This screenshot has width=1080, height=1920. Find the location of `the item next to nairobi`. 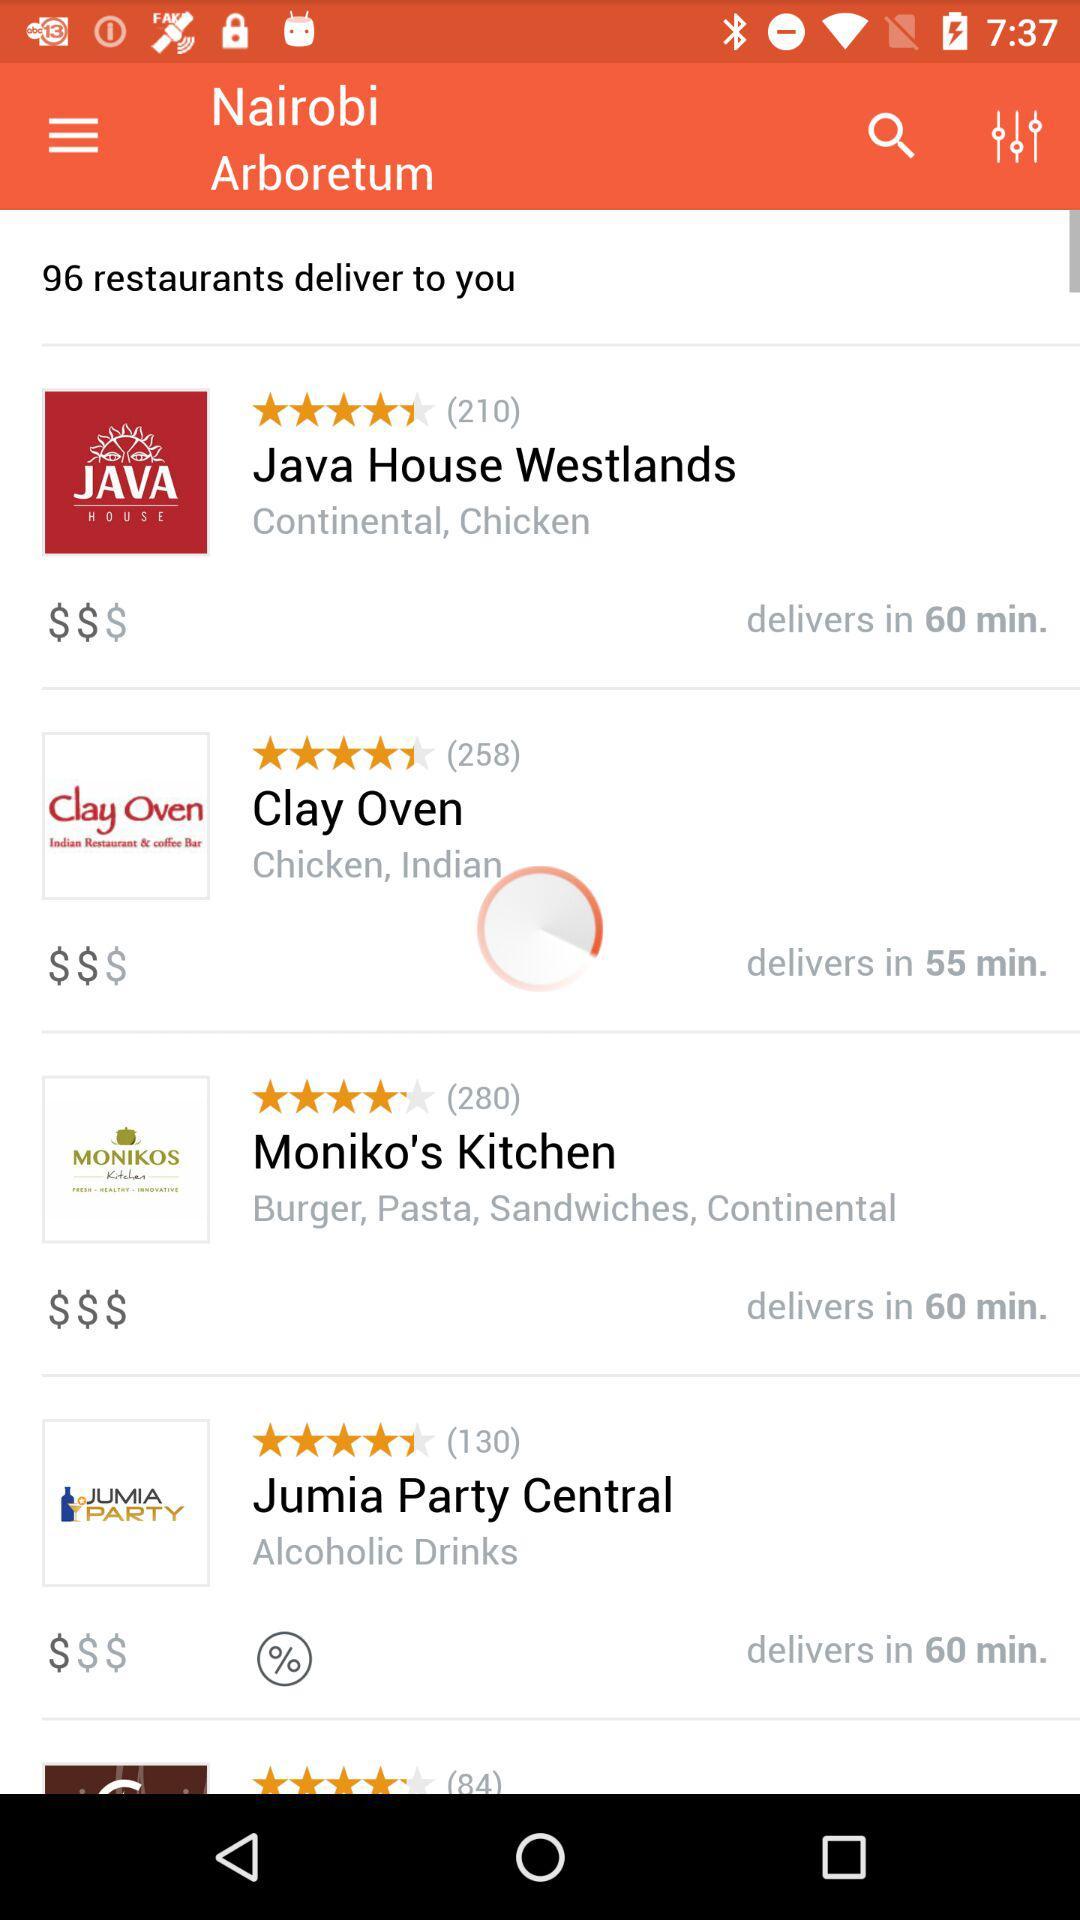

the item next to nairobi is located at coordinates (890, 135).